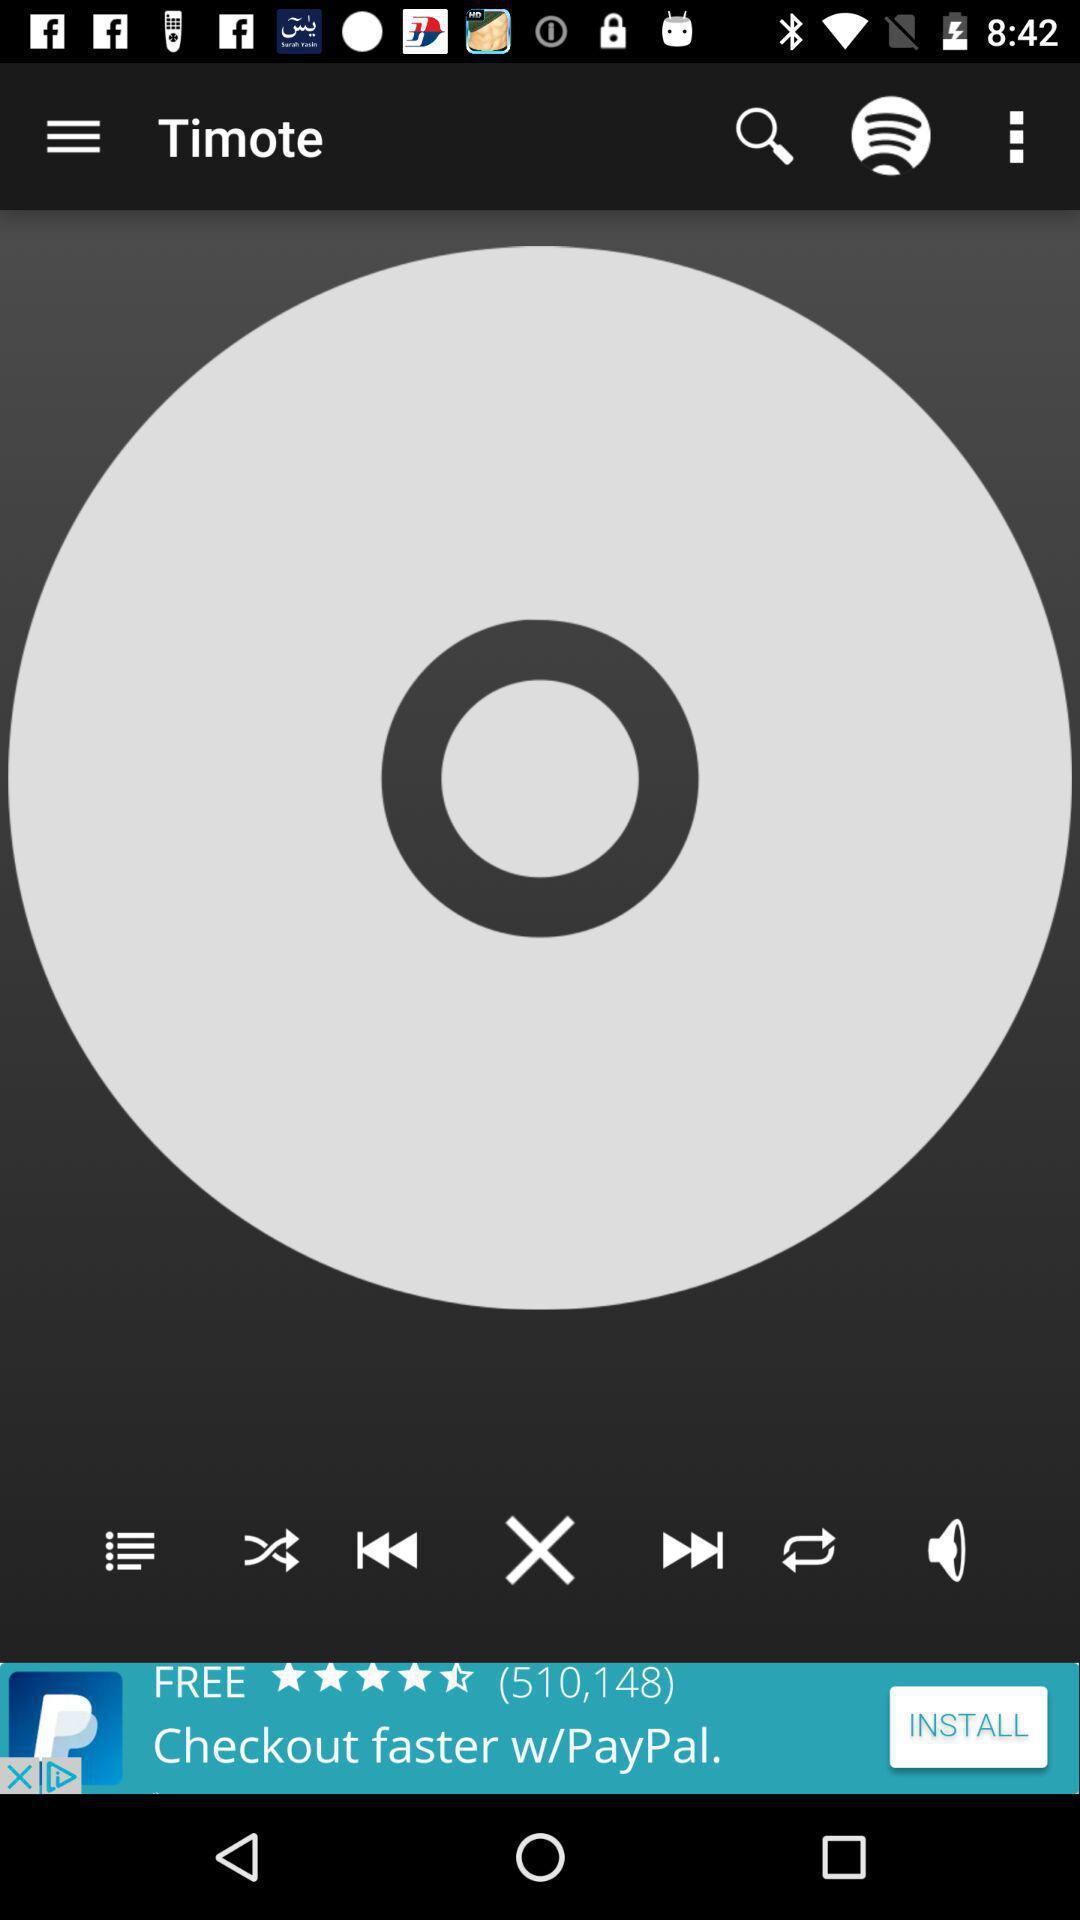 This screenshot has height=1920, width=1080. I want to click on the close icon, so click(540, 1549).